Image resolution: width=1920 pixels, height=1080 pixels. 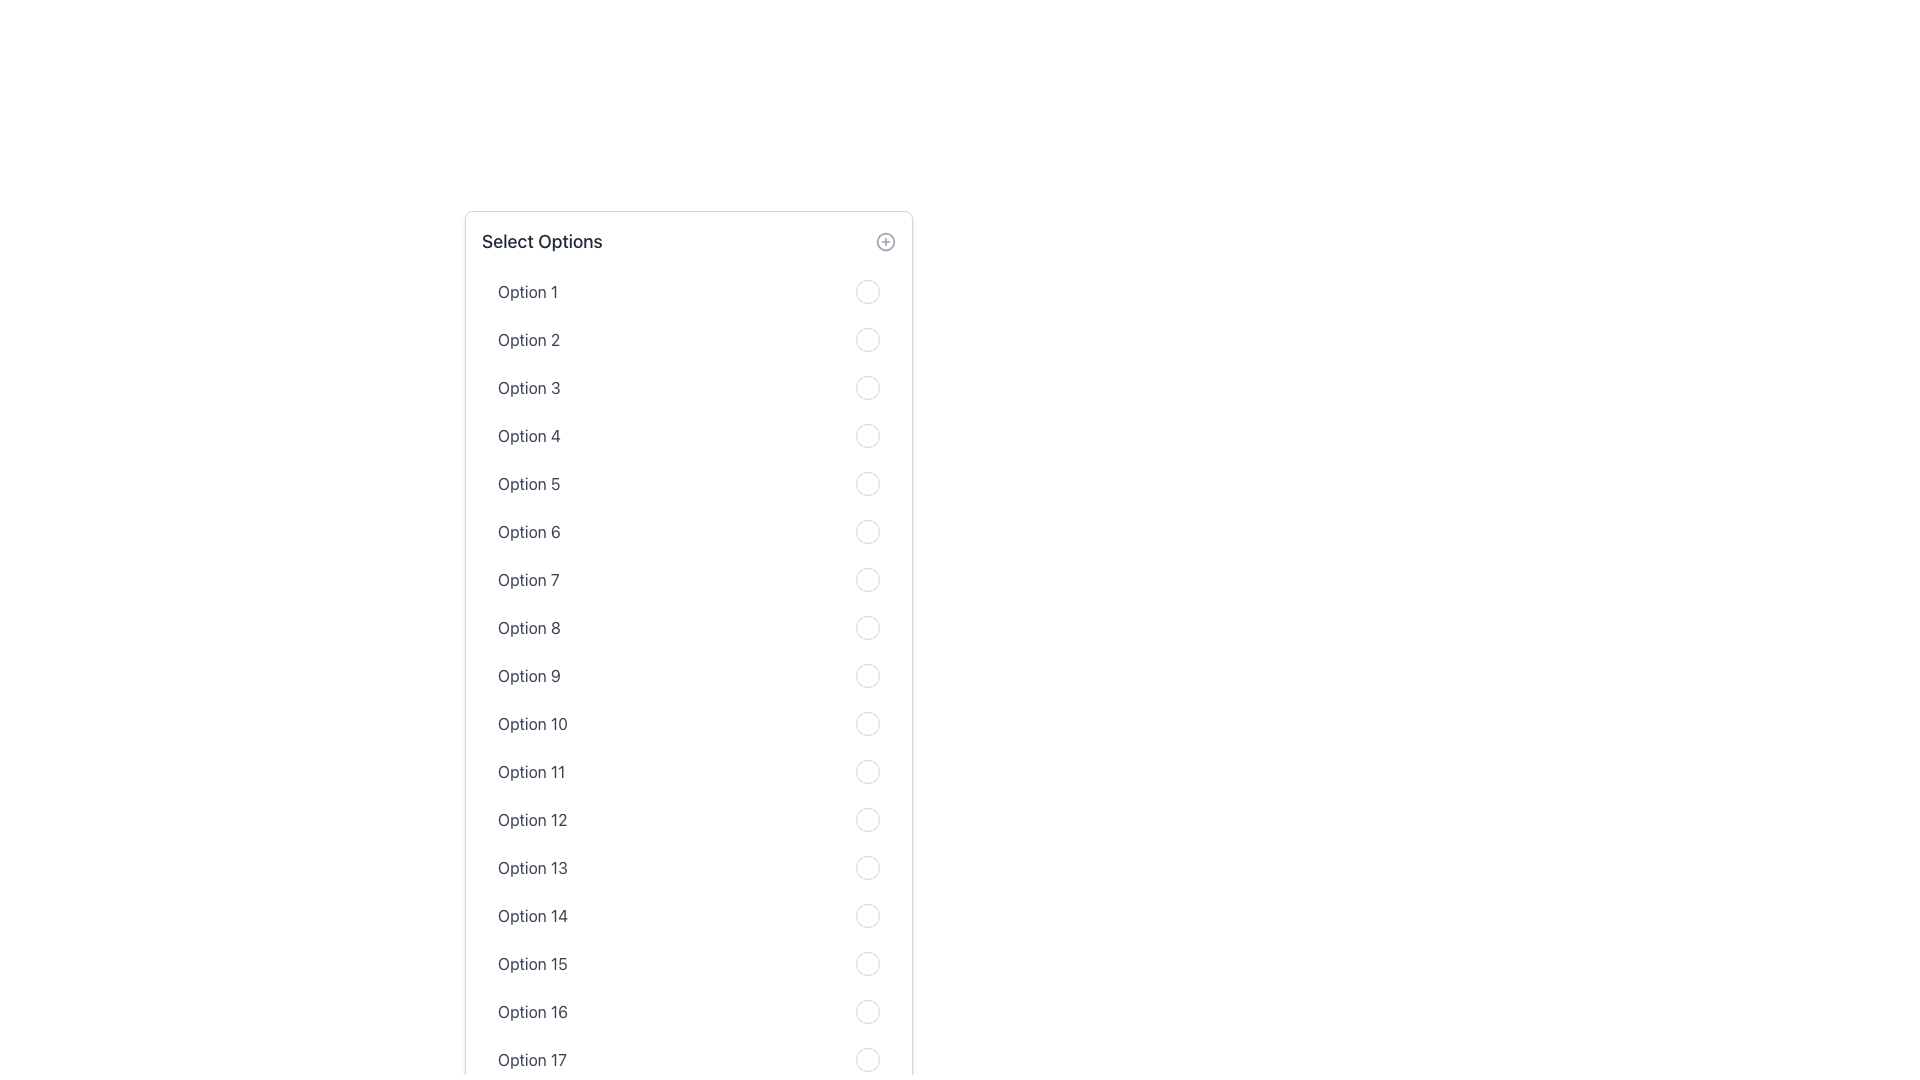 What do you see at coordinates (689, 963) in the screenshot?
I see `the radio button labeled as the 15th option in the 'Select Options' list` at bounding box center [689, 963].